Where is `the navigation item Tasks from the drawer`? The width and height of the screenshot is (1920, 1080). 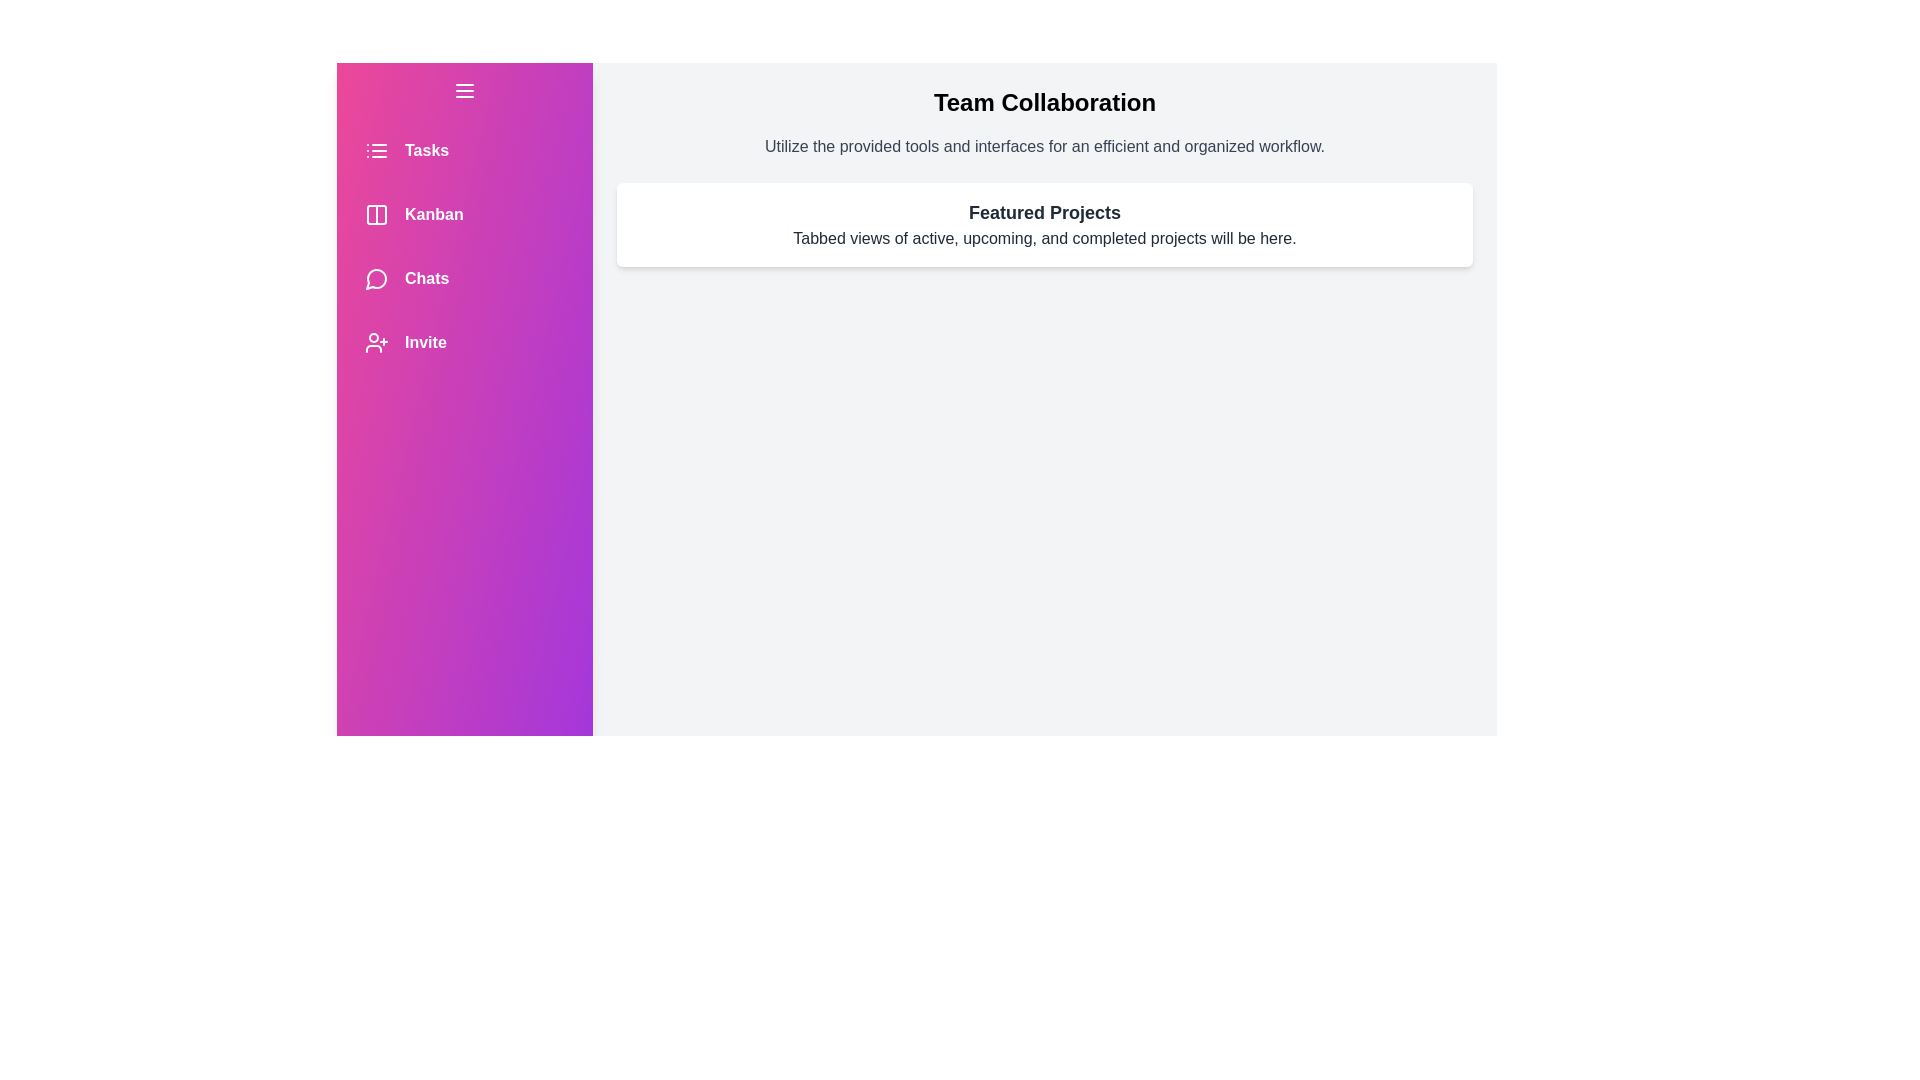
the navigation item Tasks from the drawer is located at coordinates (464, 149).